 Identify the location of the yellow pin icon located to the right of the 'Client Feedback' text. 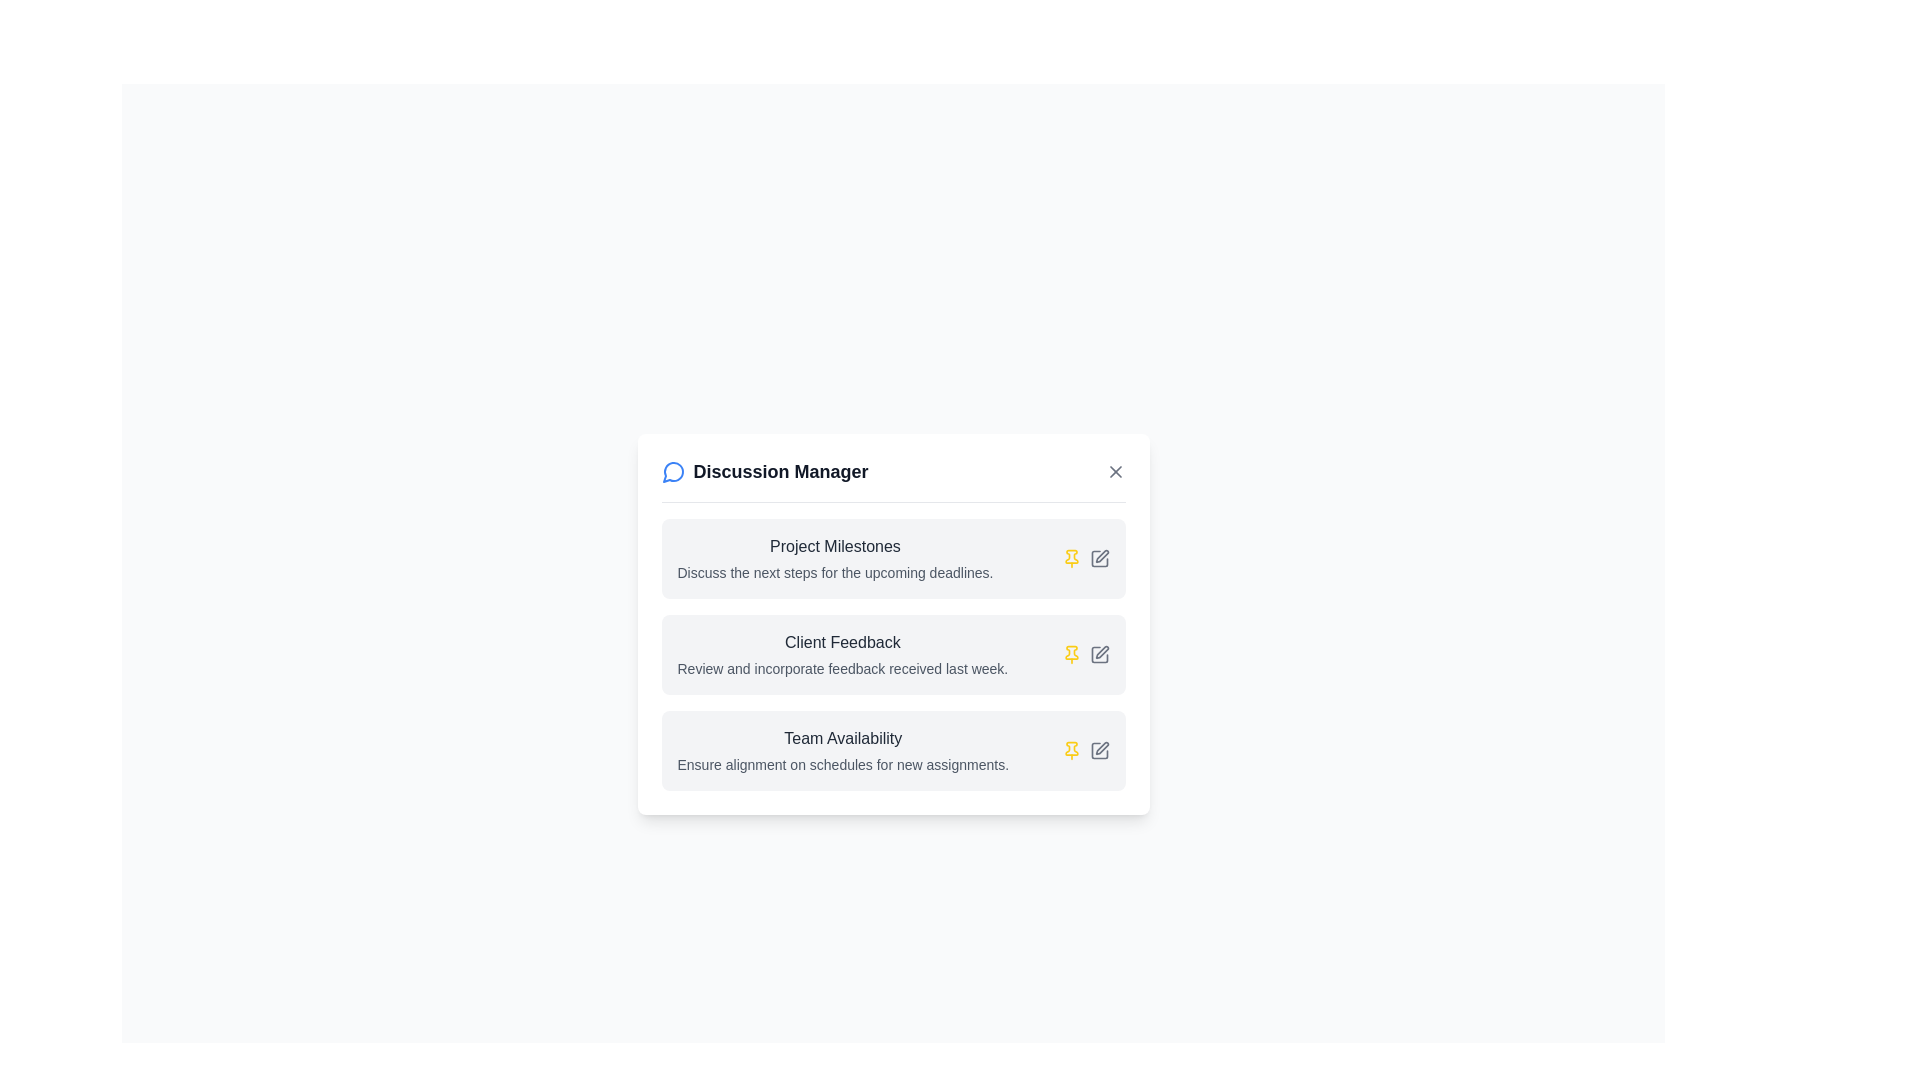
(1070, 654).